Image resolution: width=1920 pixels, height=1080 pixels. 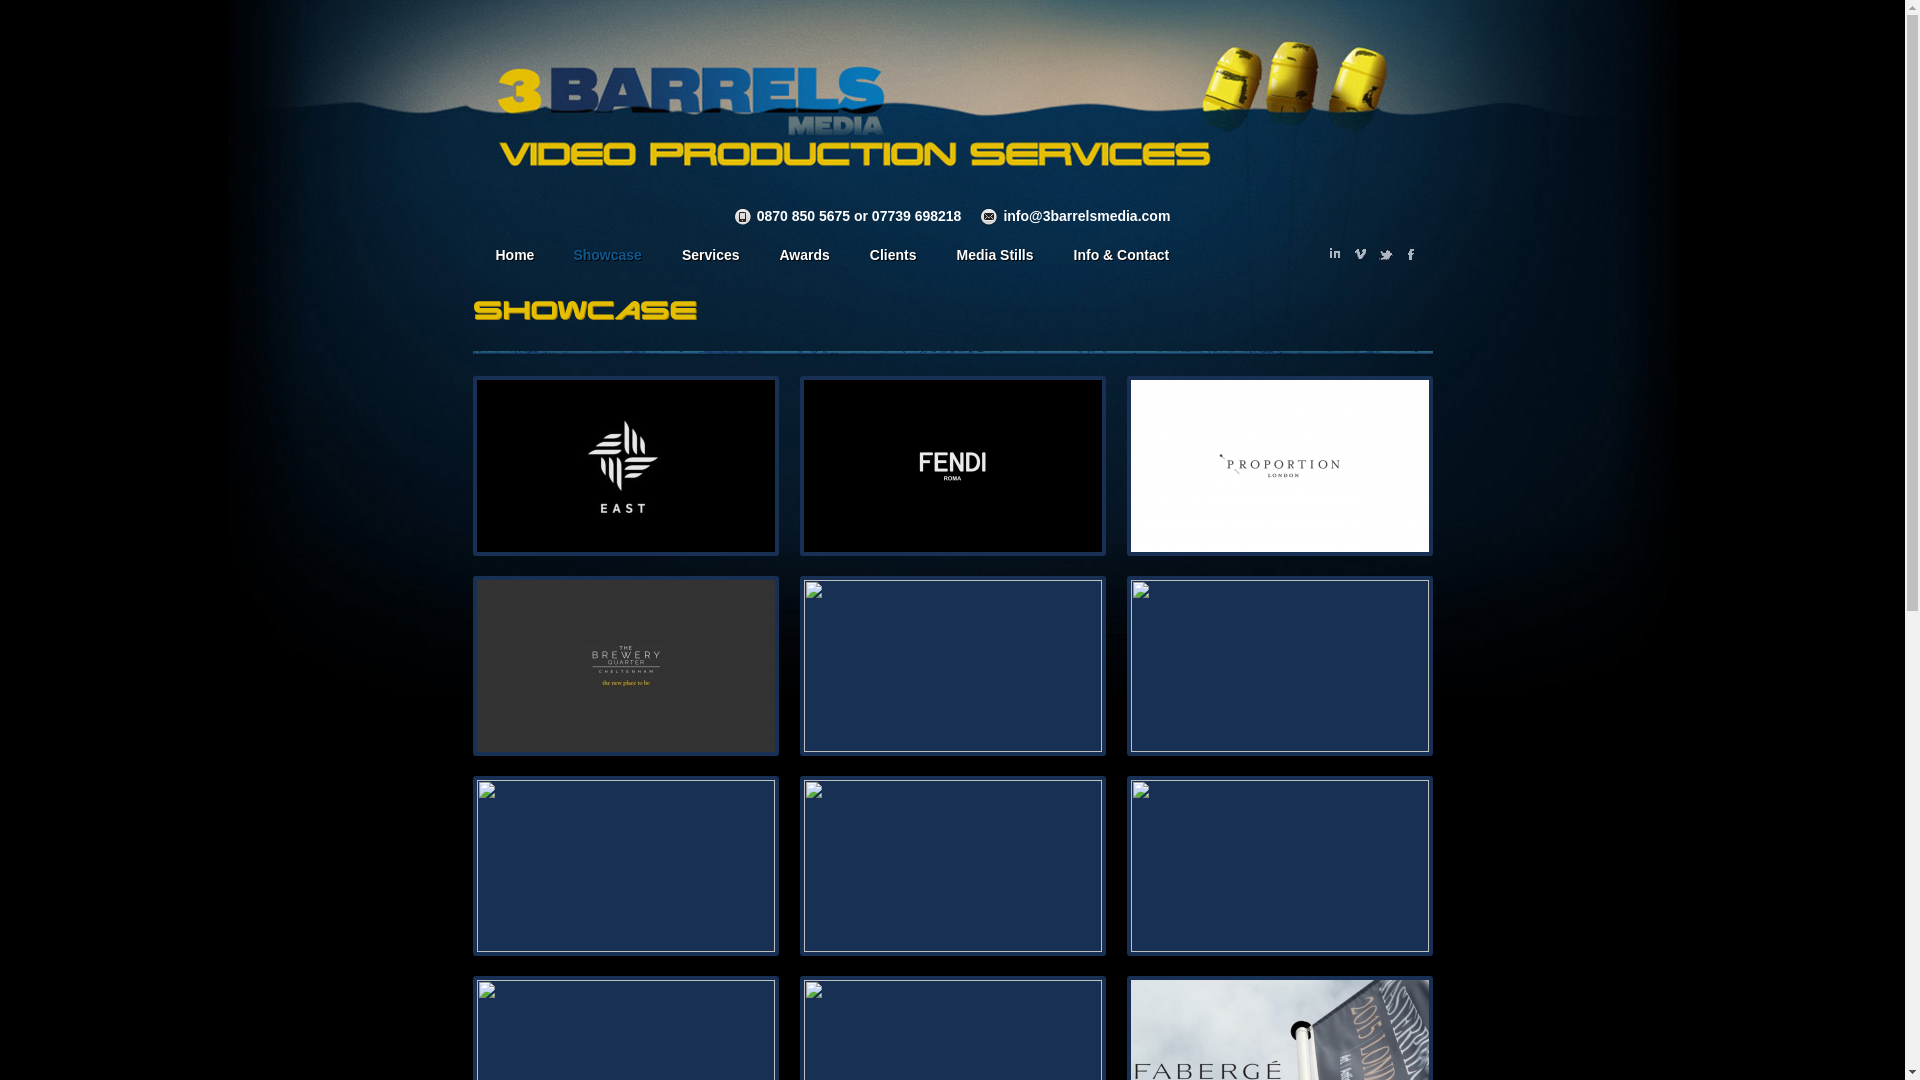 What do you see at coordinates (513, 257) in the screenshot?
I see `'Home'` at bounding box center [513, 257].